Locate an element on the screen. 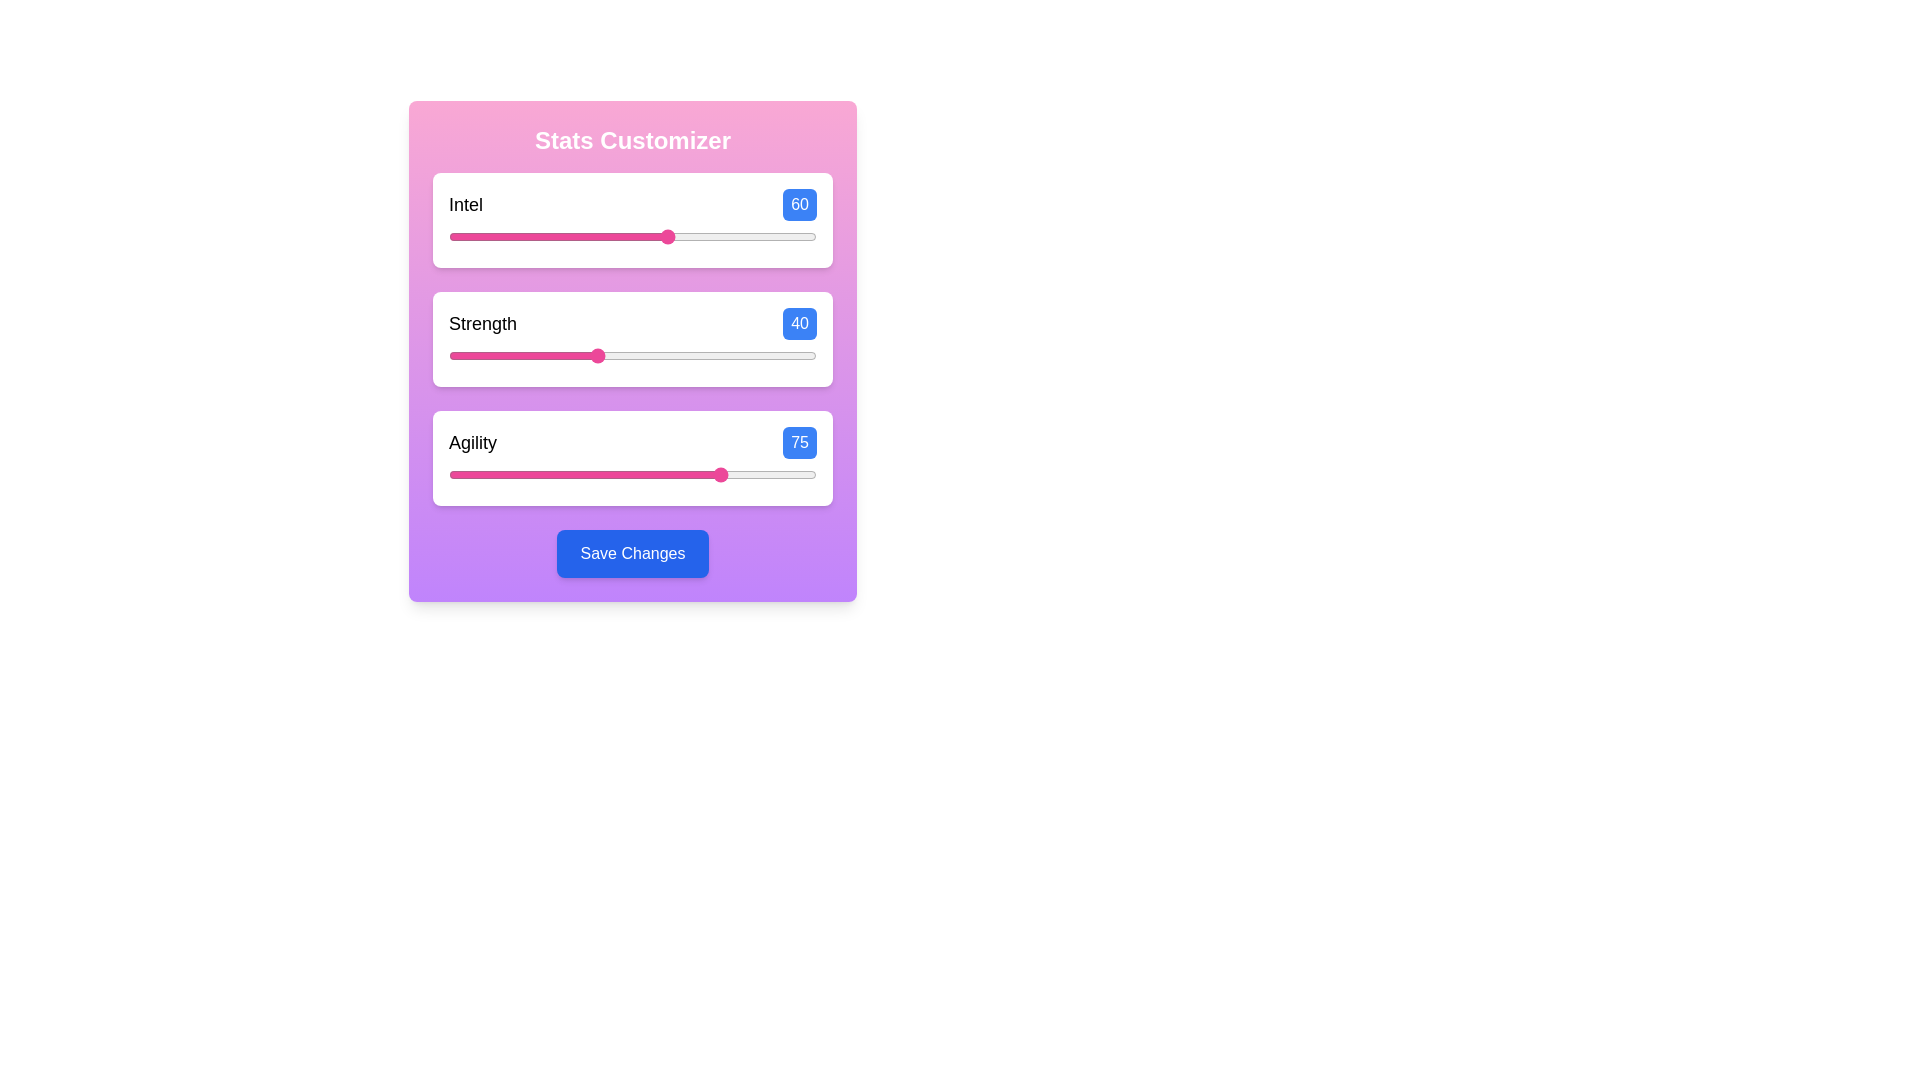 This screenshot has width=1920, height=1080. the Range Slider located in the middle panel section labeled 'Strength', positioned below the 'Strength' label and adjacent to the blue-bordered box displaying the value '40' is located at coordinates (632, 354).